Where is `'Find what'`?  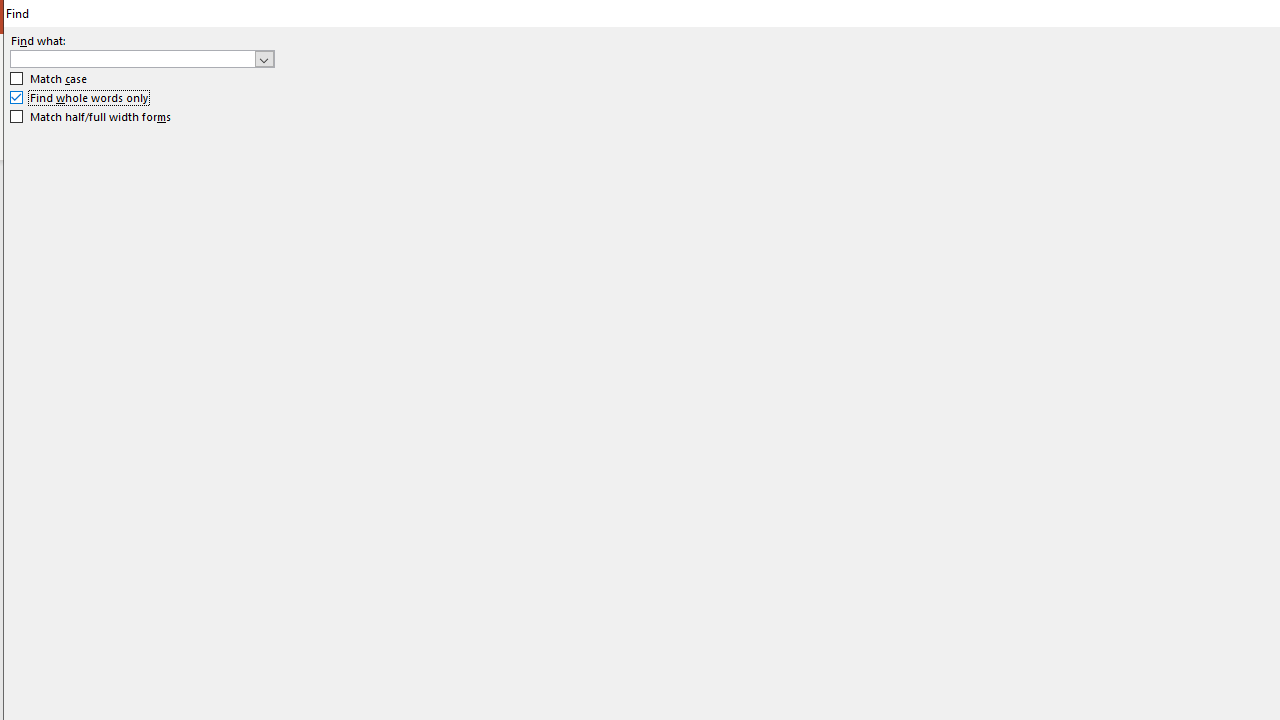 'Find what' is located at coordinates (141, 57).